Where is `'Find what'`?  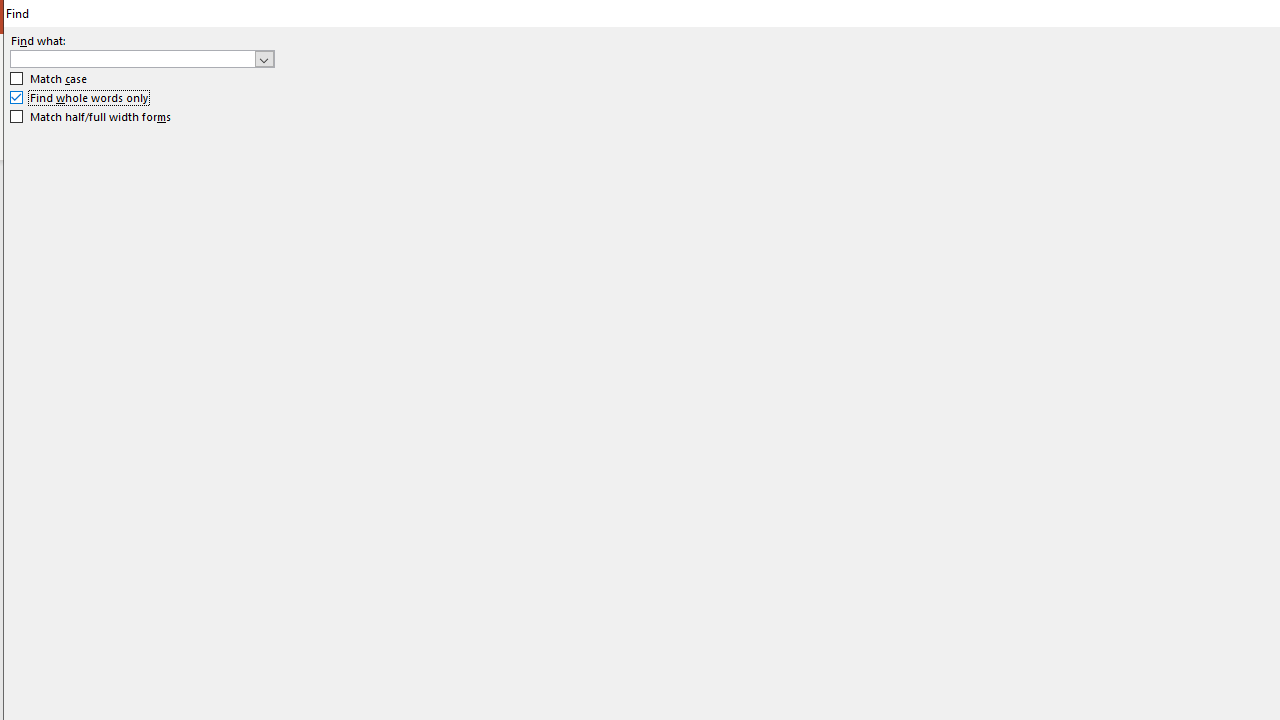 'Find what' is located at coordinates (141, 57).